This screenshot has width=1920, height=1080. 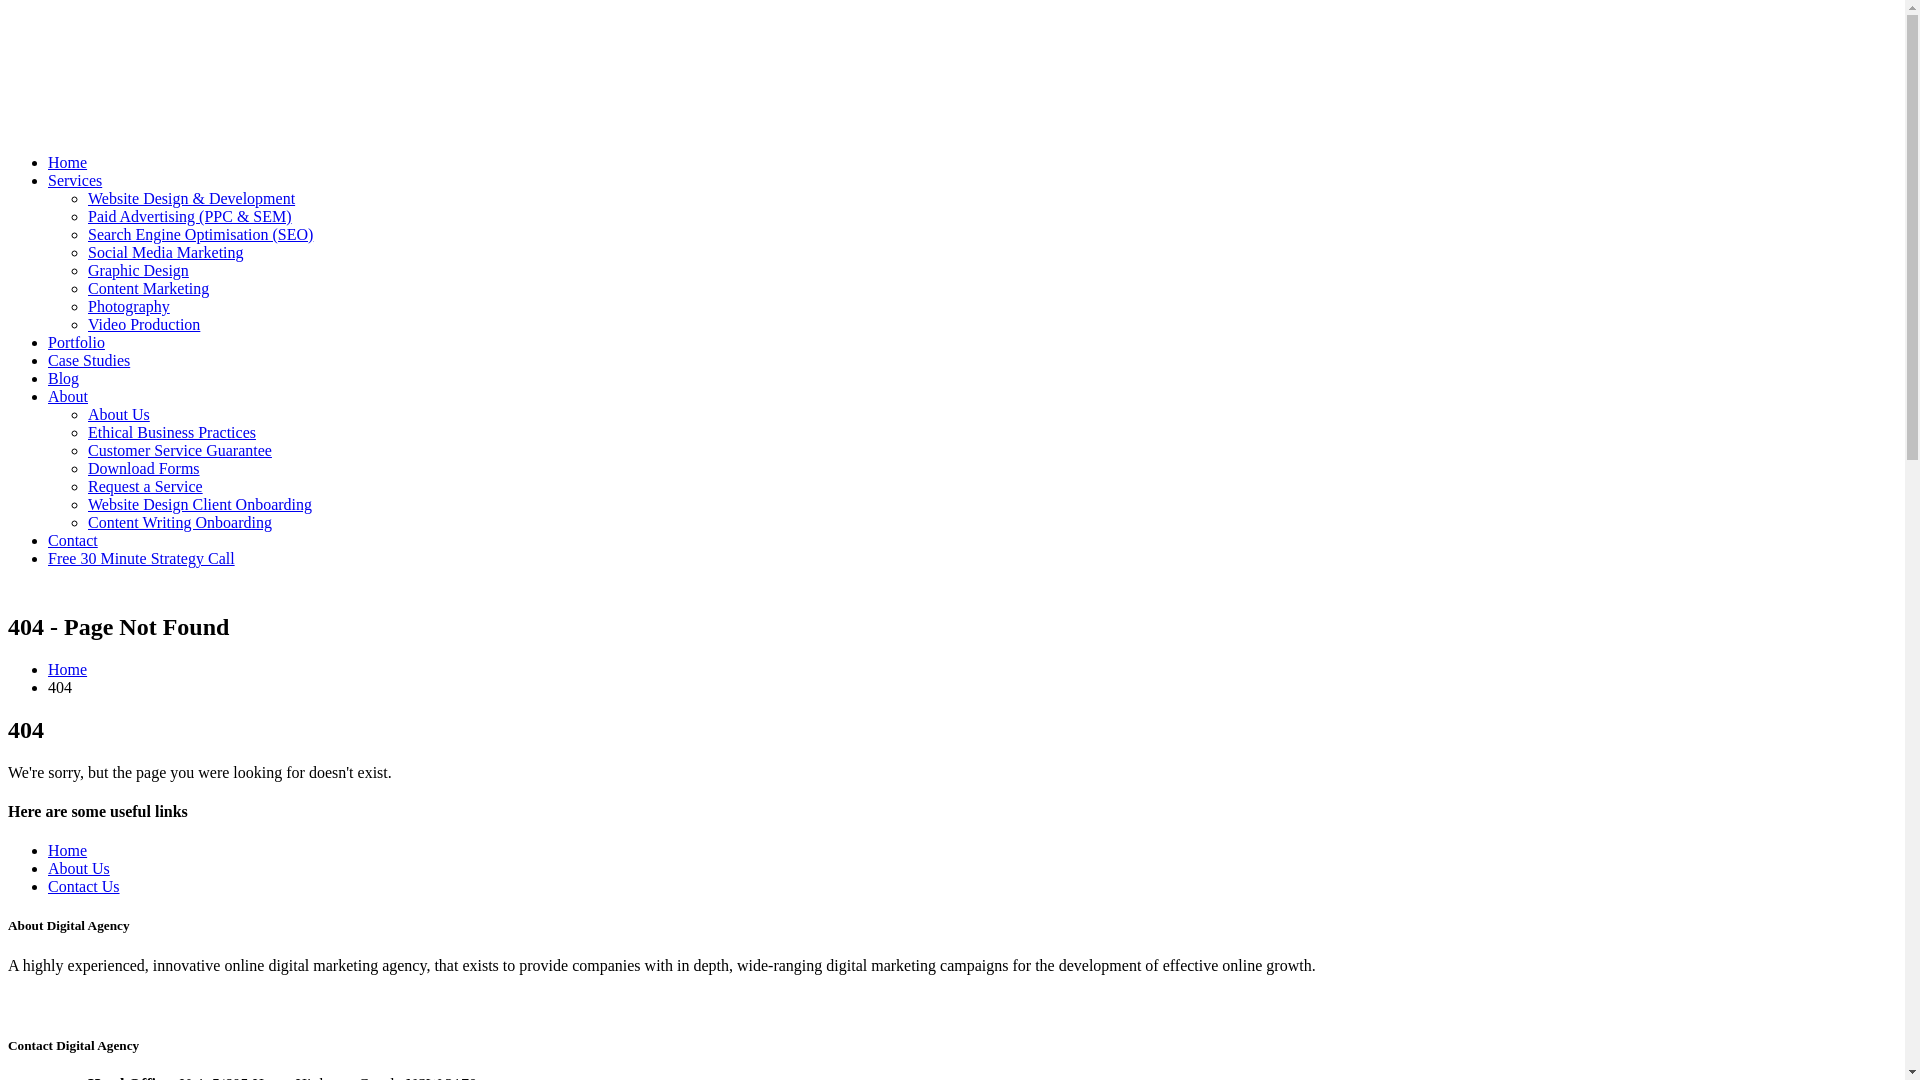 I want to click on 'Social Media Marketing', so click(x=166, y=251).